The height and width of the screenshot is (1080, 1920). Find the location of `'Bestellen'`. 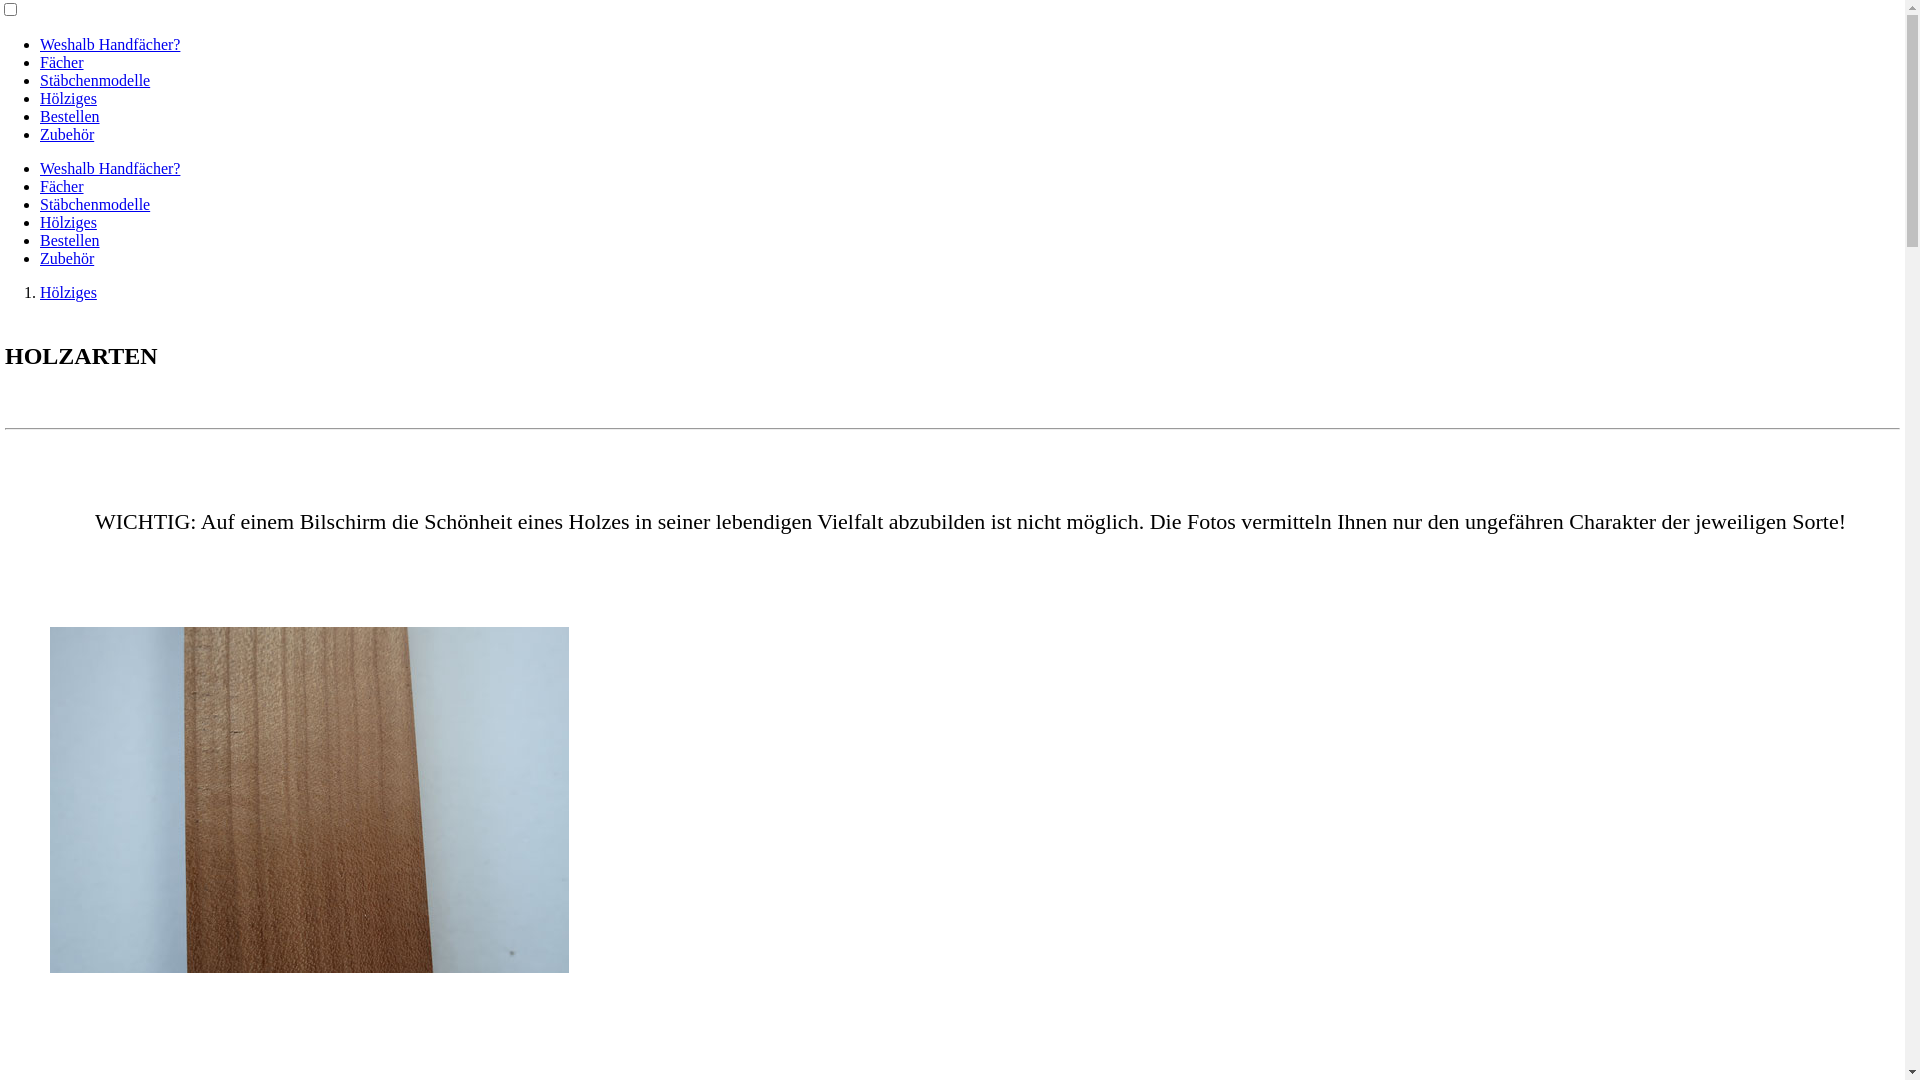

'Bestellen' is located at coordinates (39, 239).